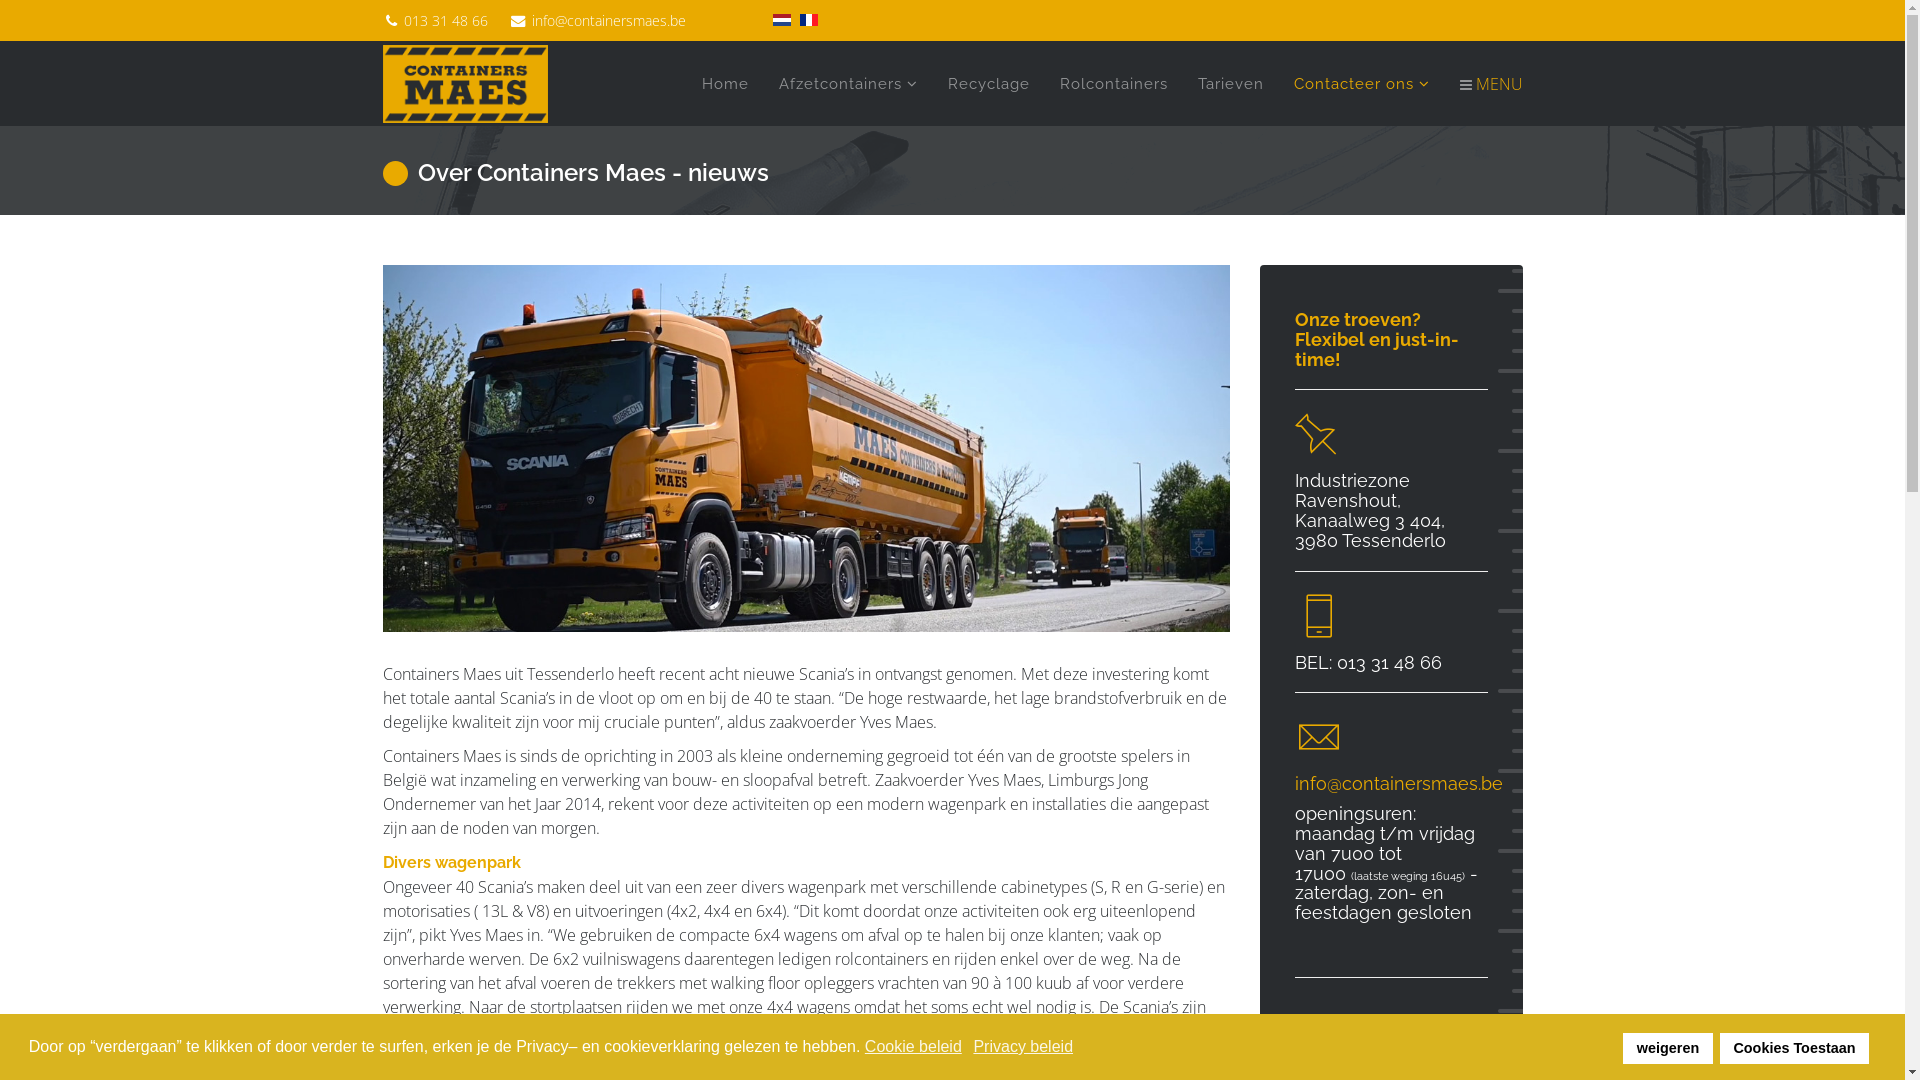 The width and height of the screenshot is (1920, 1080). Describe the element at coordinates (1483, 83) in the screenshot. I see `'MENU'` at that location.